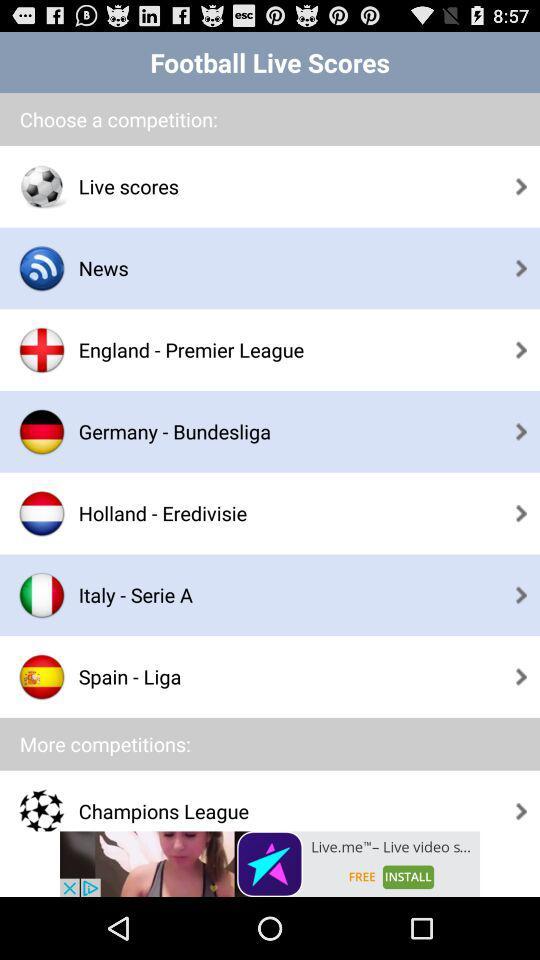 This screenshot has height=960, width=540. Describe the element at coordinates (270, 863) in the screenshot. I see `advertisement` at that location.